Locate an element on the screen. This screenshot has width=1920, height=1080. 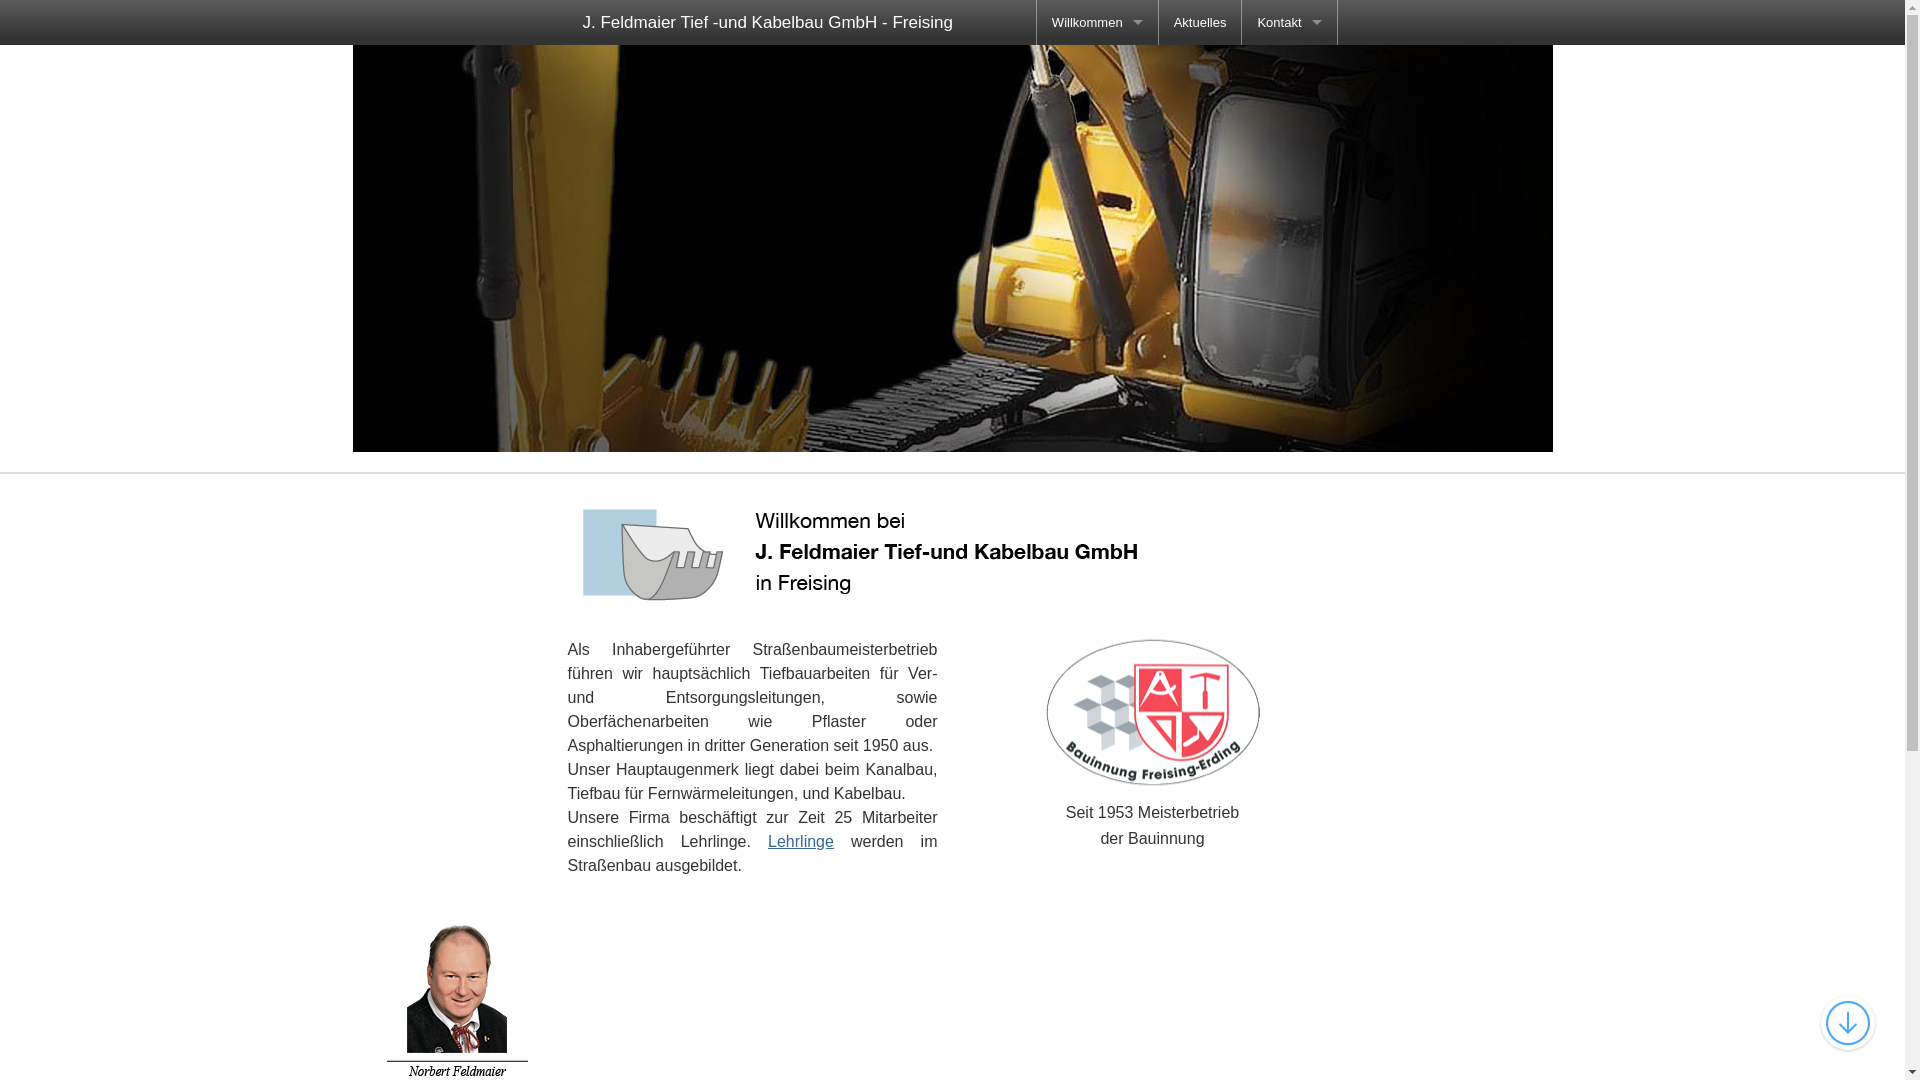
'Chronik' is located at coordinates (1036, 66).